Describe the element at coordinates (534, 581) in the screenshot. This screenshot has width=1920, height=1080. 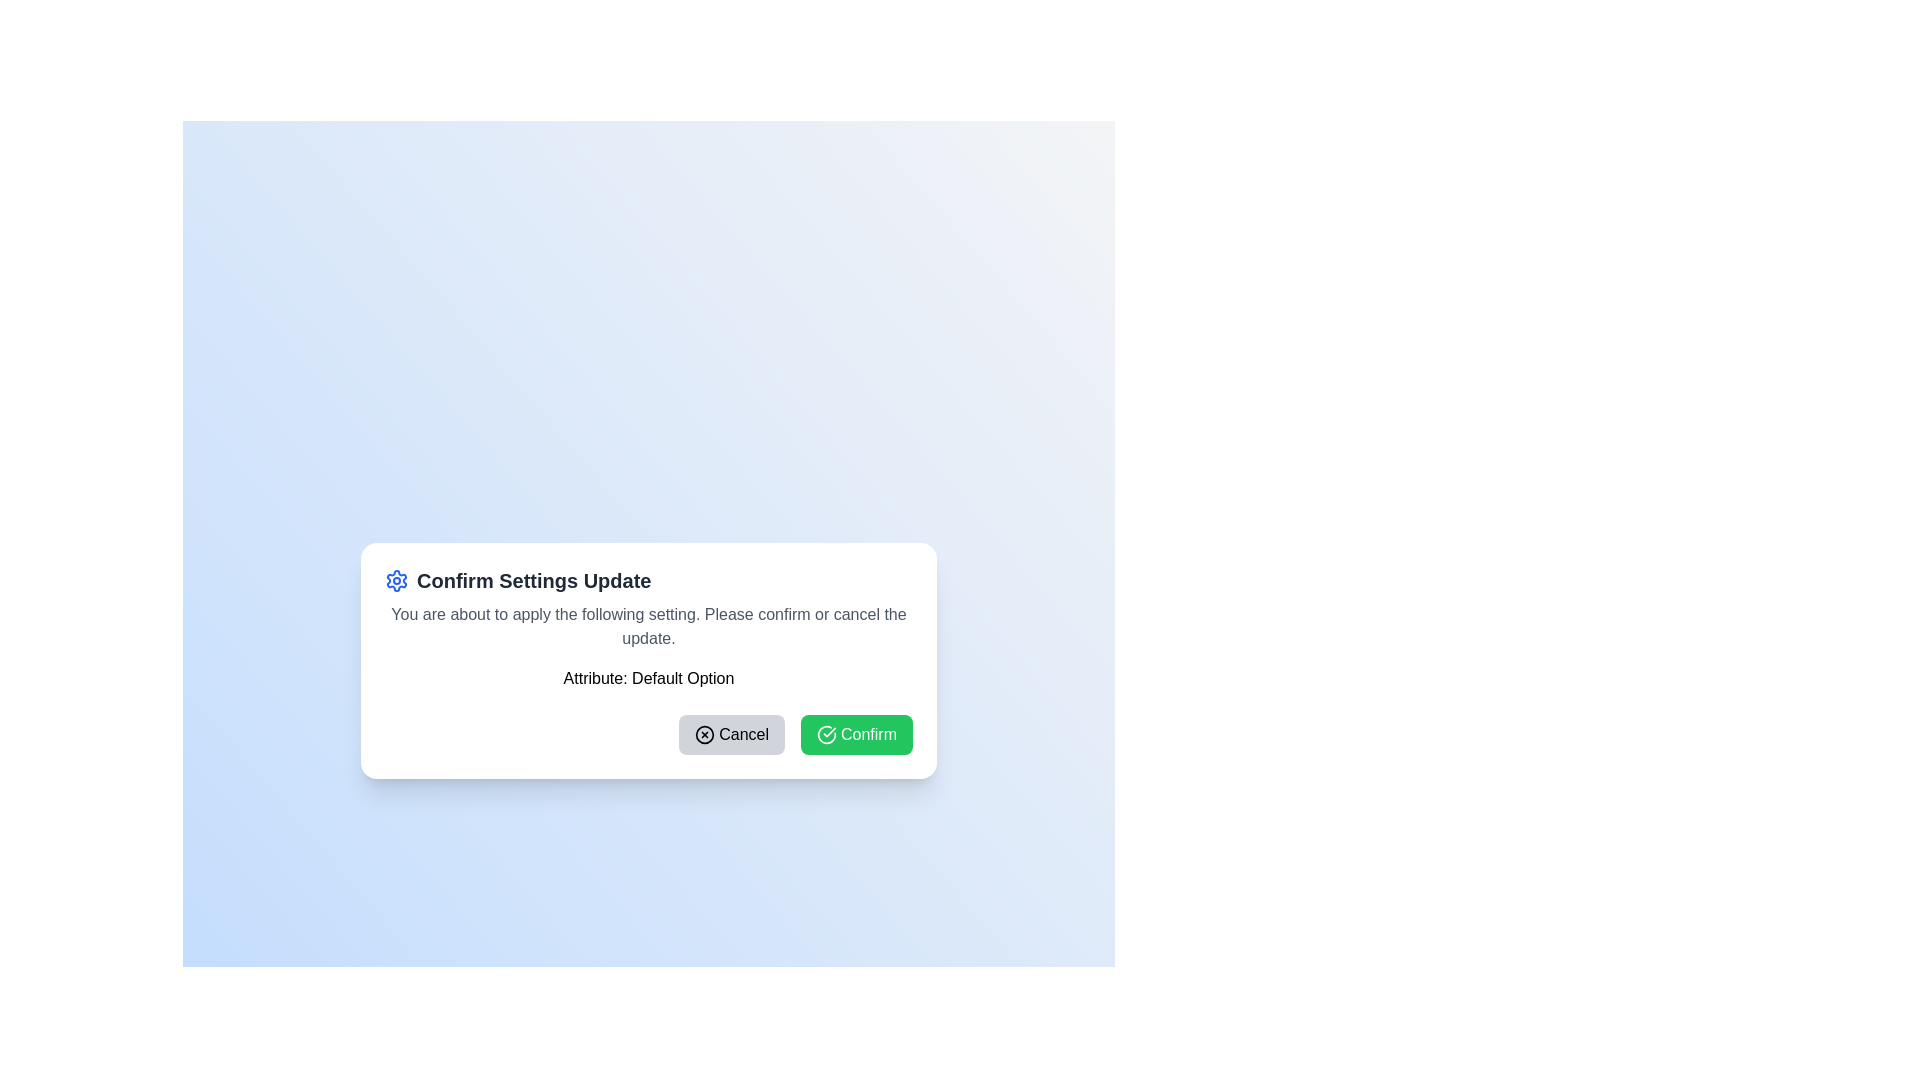
I see `the text element that serves as the title or heading for the modal confirming an update to settings, located at the top of the modal dialog box` at that location.